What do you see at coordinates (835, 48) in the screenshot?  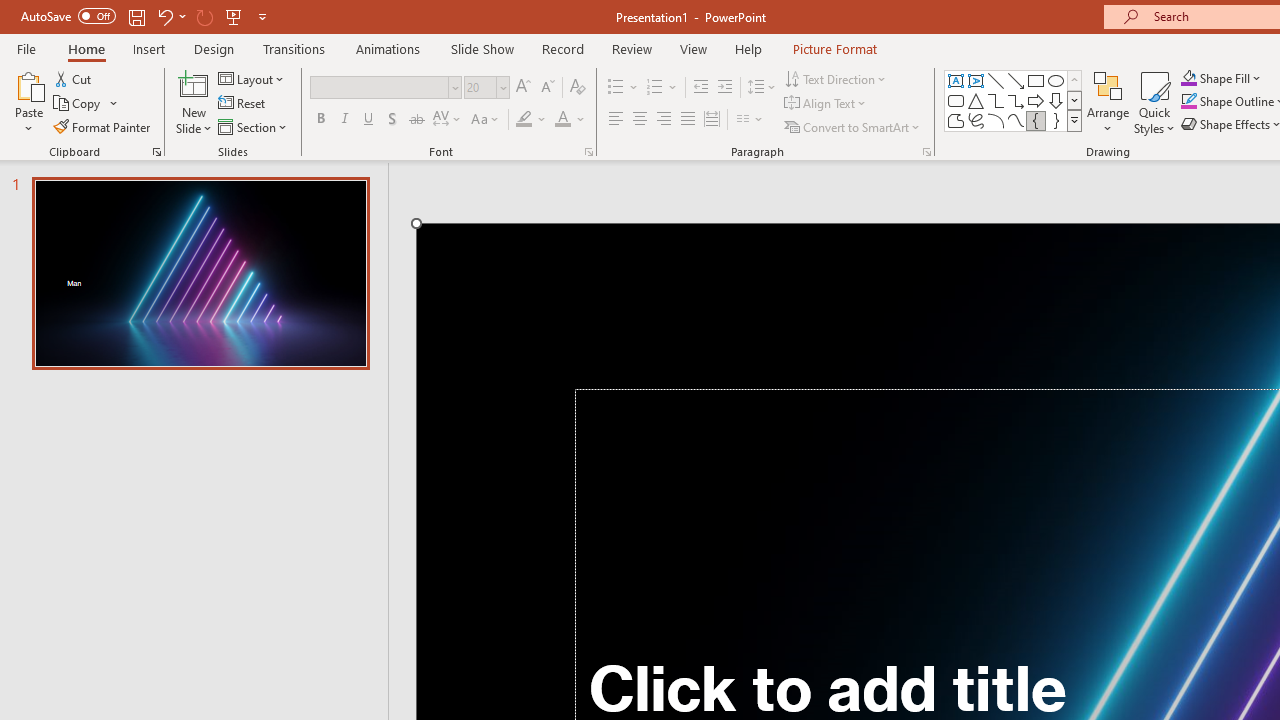 I see `'Picture Format'` at bounding box center [835, 48].